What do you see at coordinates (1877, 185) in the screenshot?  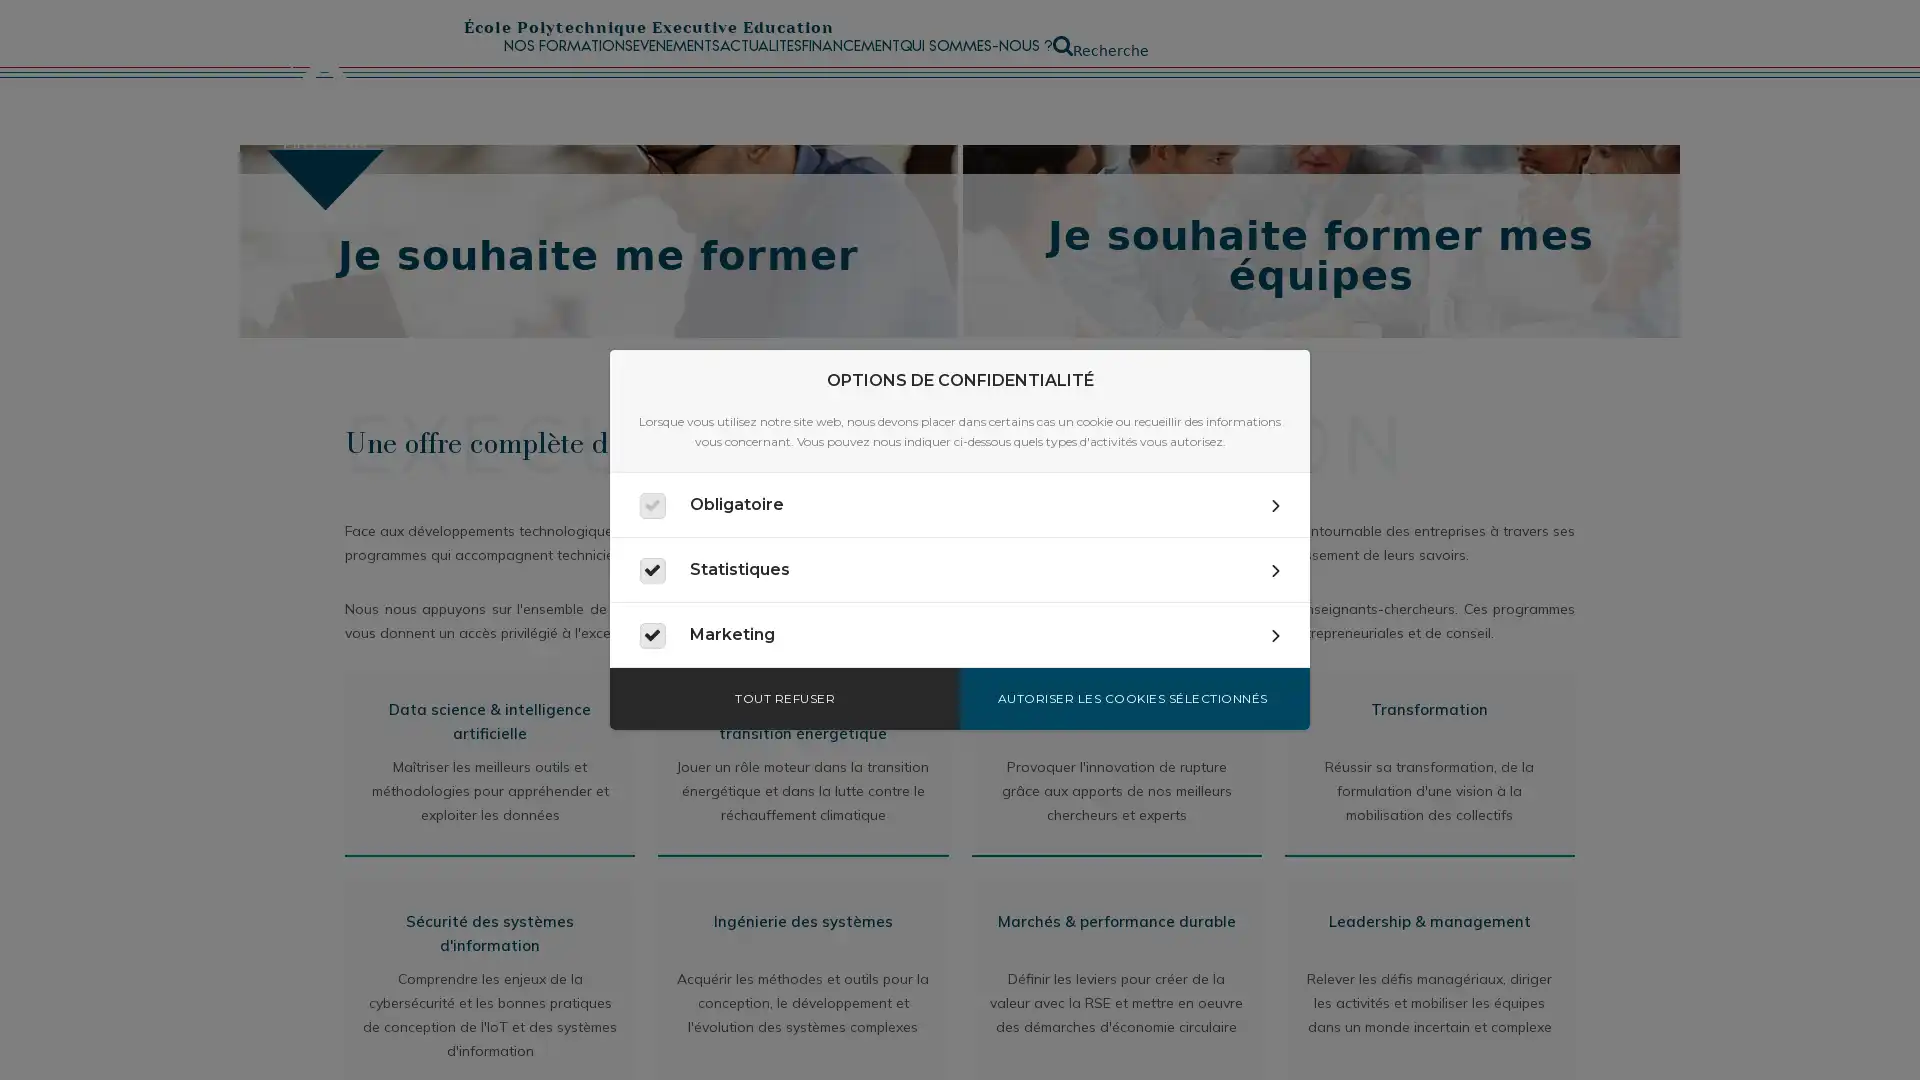 I see `Fermer la recherche` at bounding box center [1877, 185].